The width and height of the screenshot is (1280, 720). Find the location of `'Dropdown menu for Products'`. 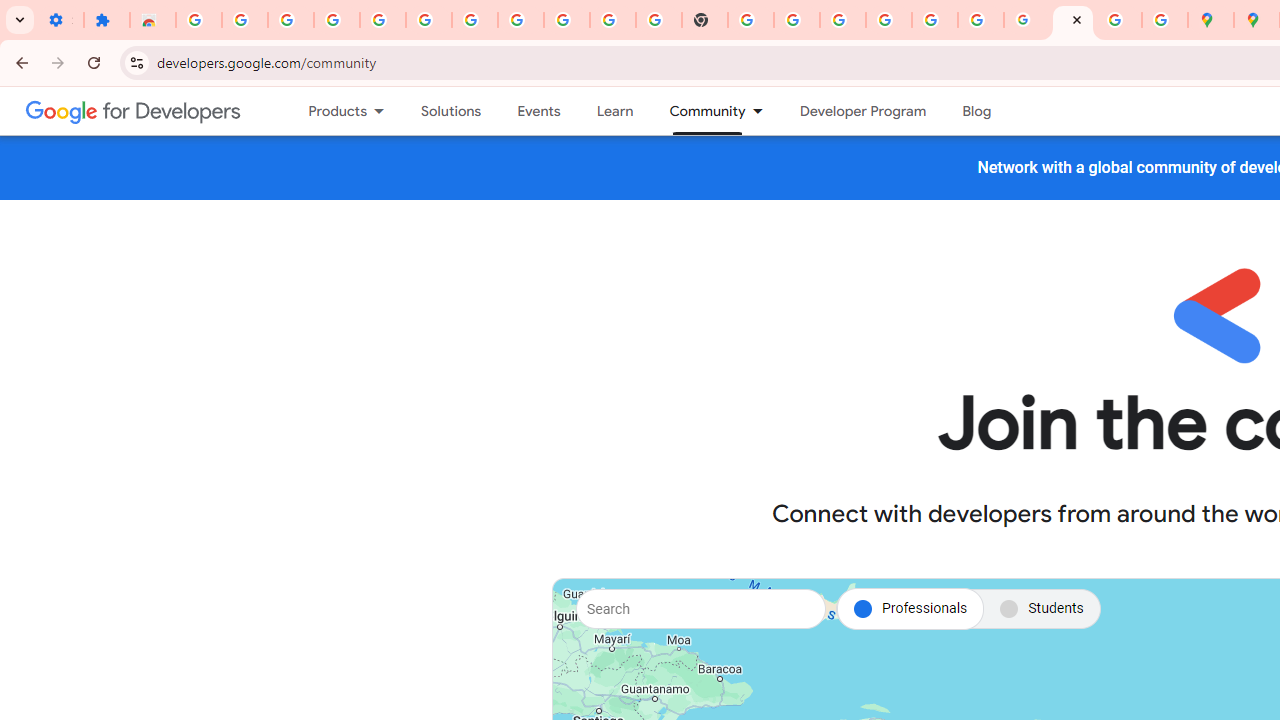

'Dropdown menu for Products' is located at coordinates (385, 111).